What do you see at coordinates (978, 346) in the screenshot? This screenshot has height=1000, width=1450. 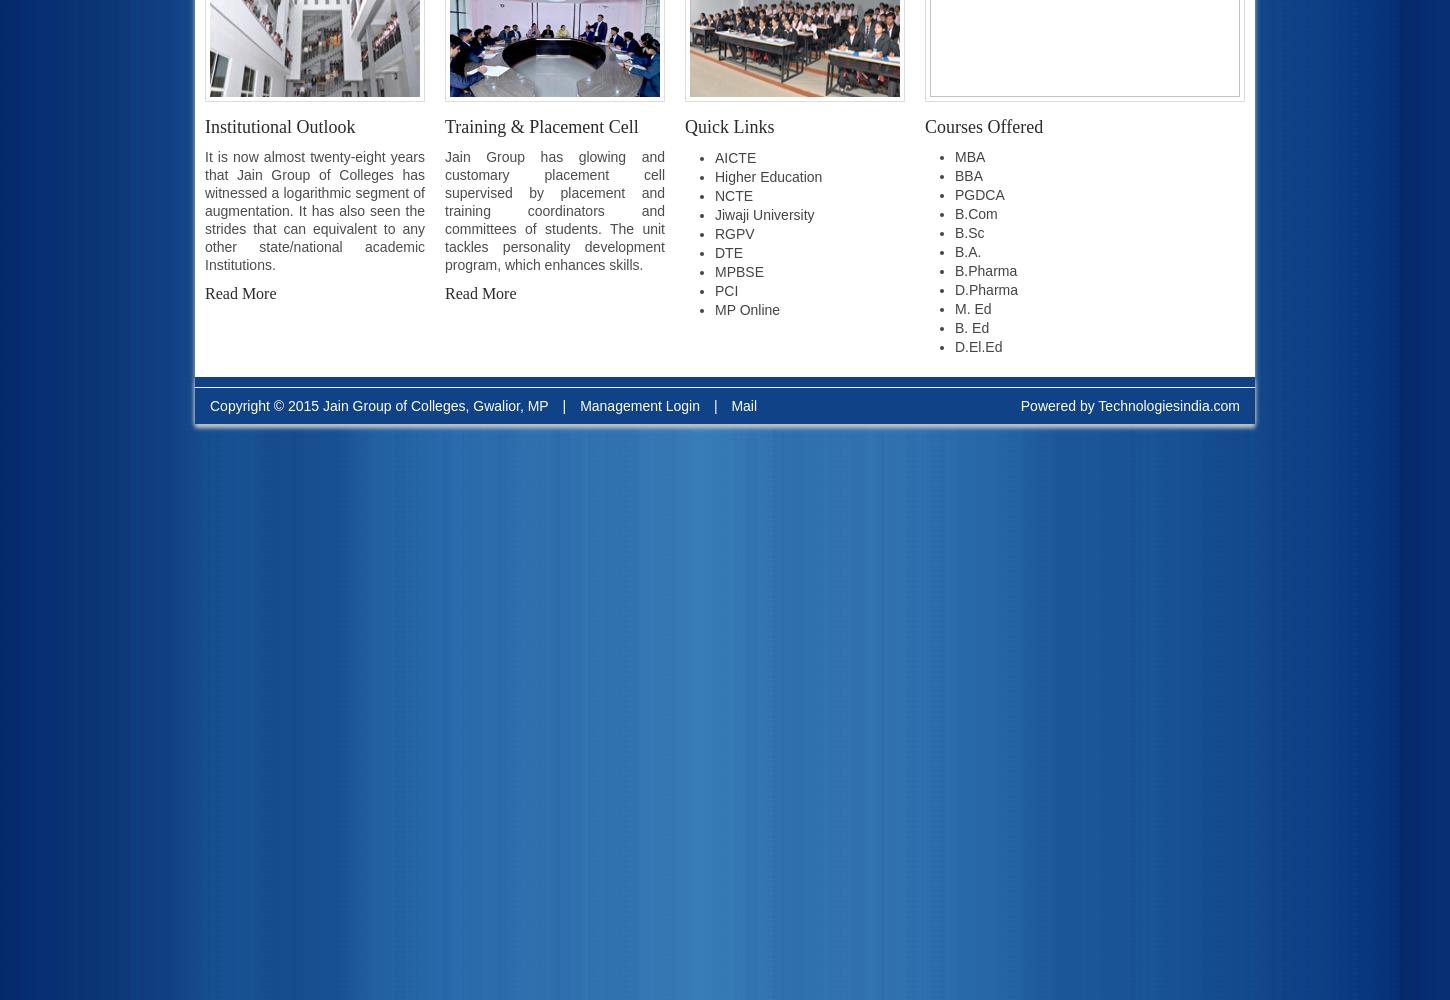 I see `'D.El.Ed'` at bounding box center [978, 346].